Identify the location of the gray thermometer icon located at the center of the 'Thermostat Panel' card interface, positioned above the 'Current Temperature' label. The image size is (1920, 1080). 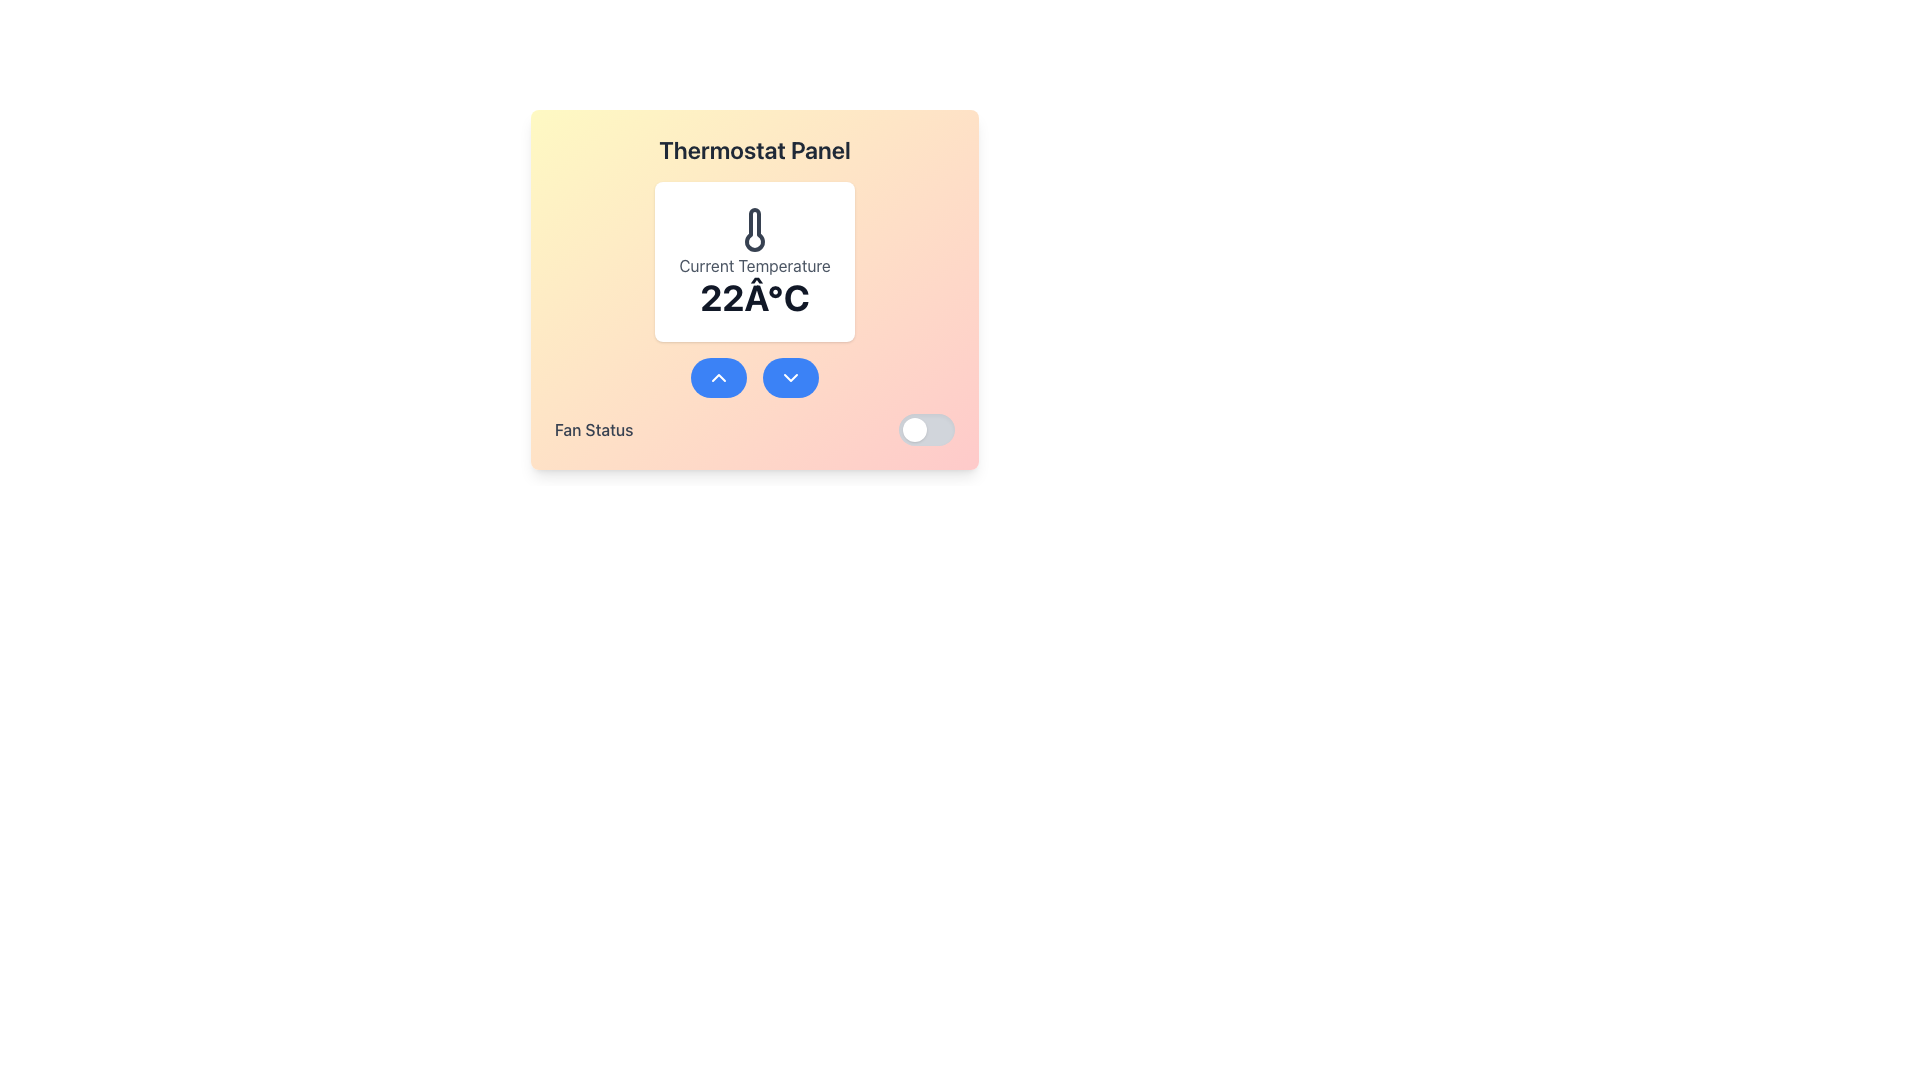
(753, 229).